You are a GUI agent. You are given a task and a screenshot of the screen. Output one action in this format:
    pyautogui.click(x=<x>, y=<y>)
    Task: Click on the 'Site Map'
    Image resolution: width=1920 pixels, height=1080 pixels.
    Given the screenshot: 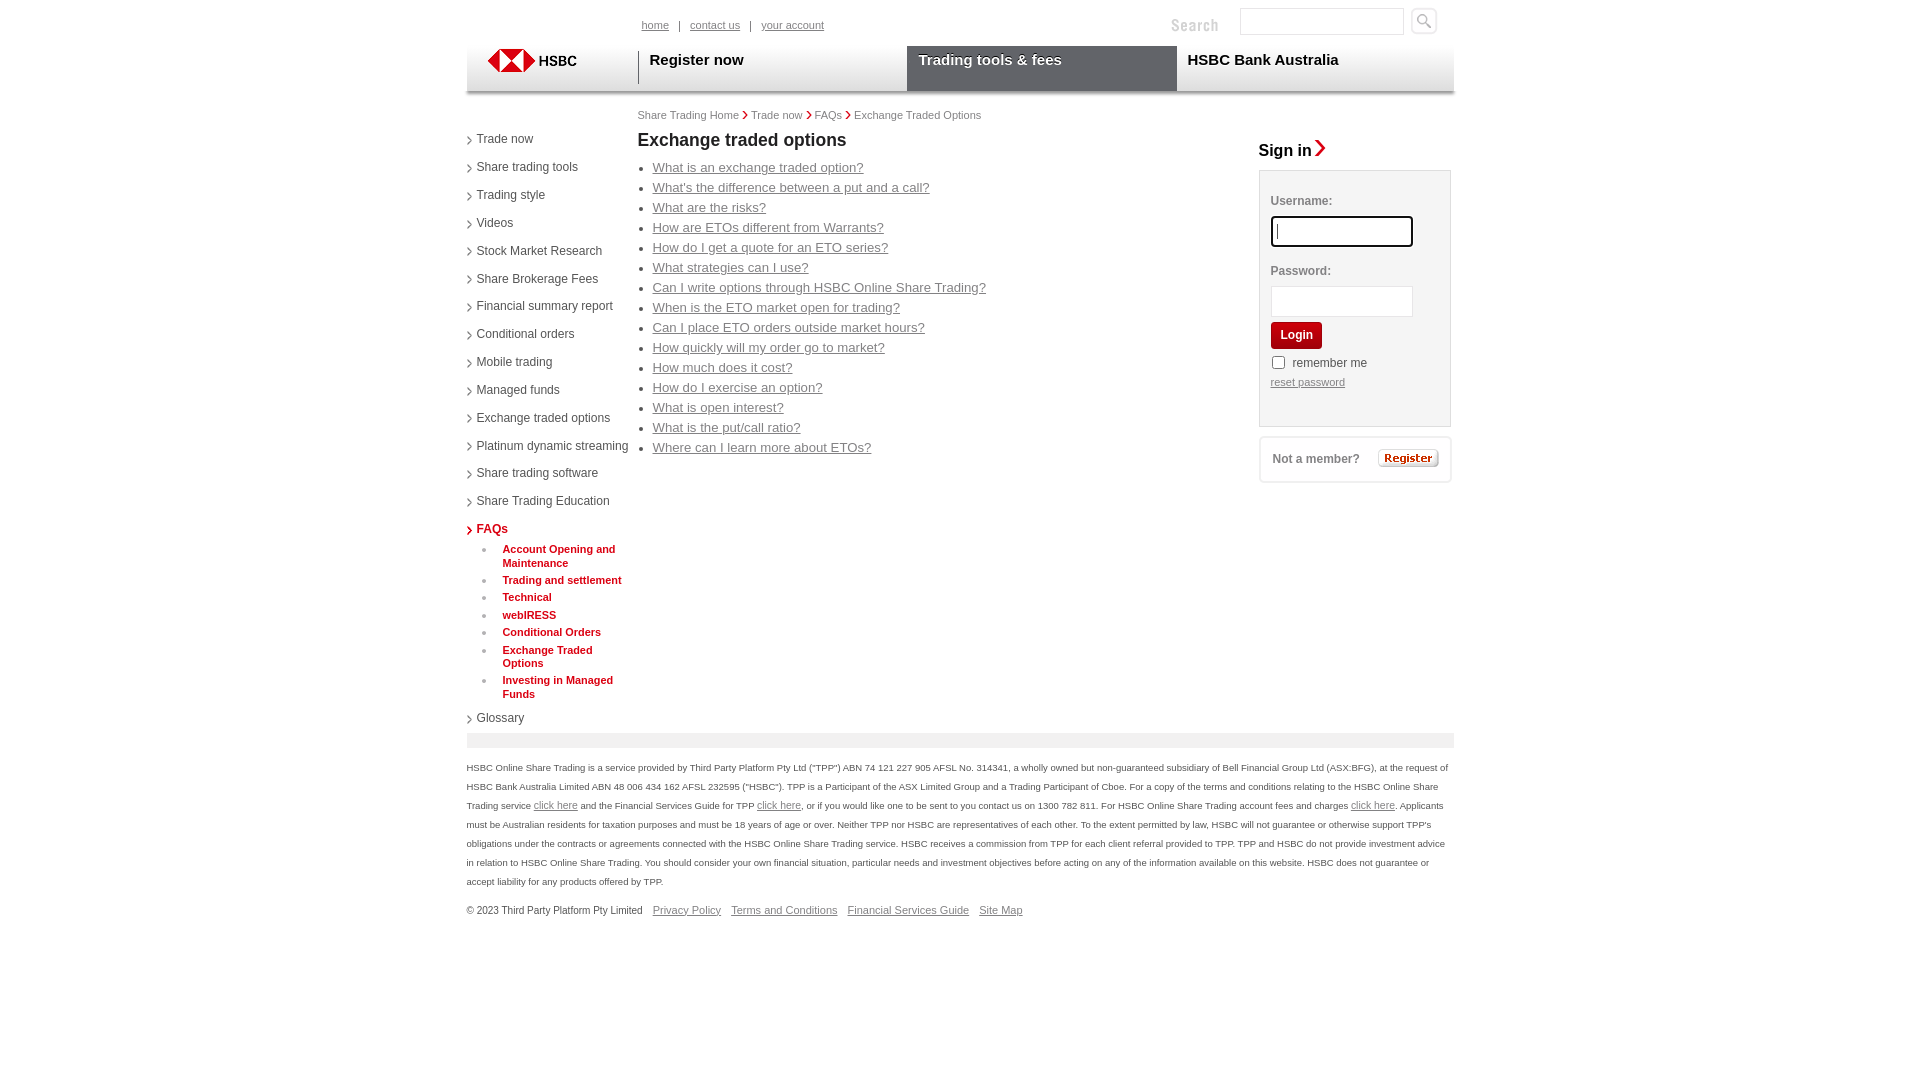 What is the action you would take?
    pyautogui.click(x=1000, y=910)
    